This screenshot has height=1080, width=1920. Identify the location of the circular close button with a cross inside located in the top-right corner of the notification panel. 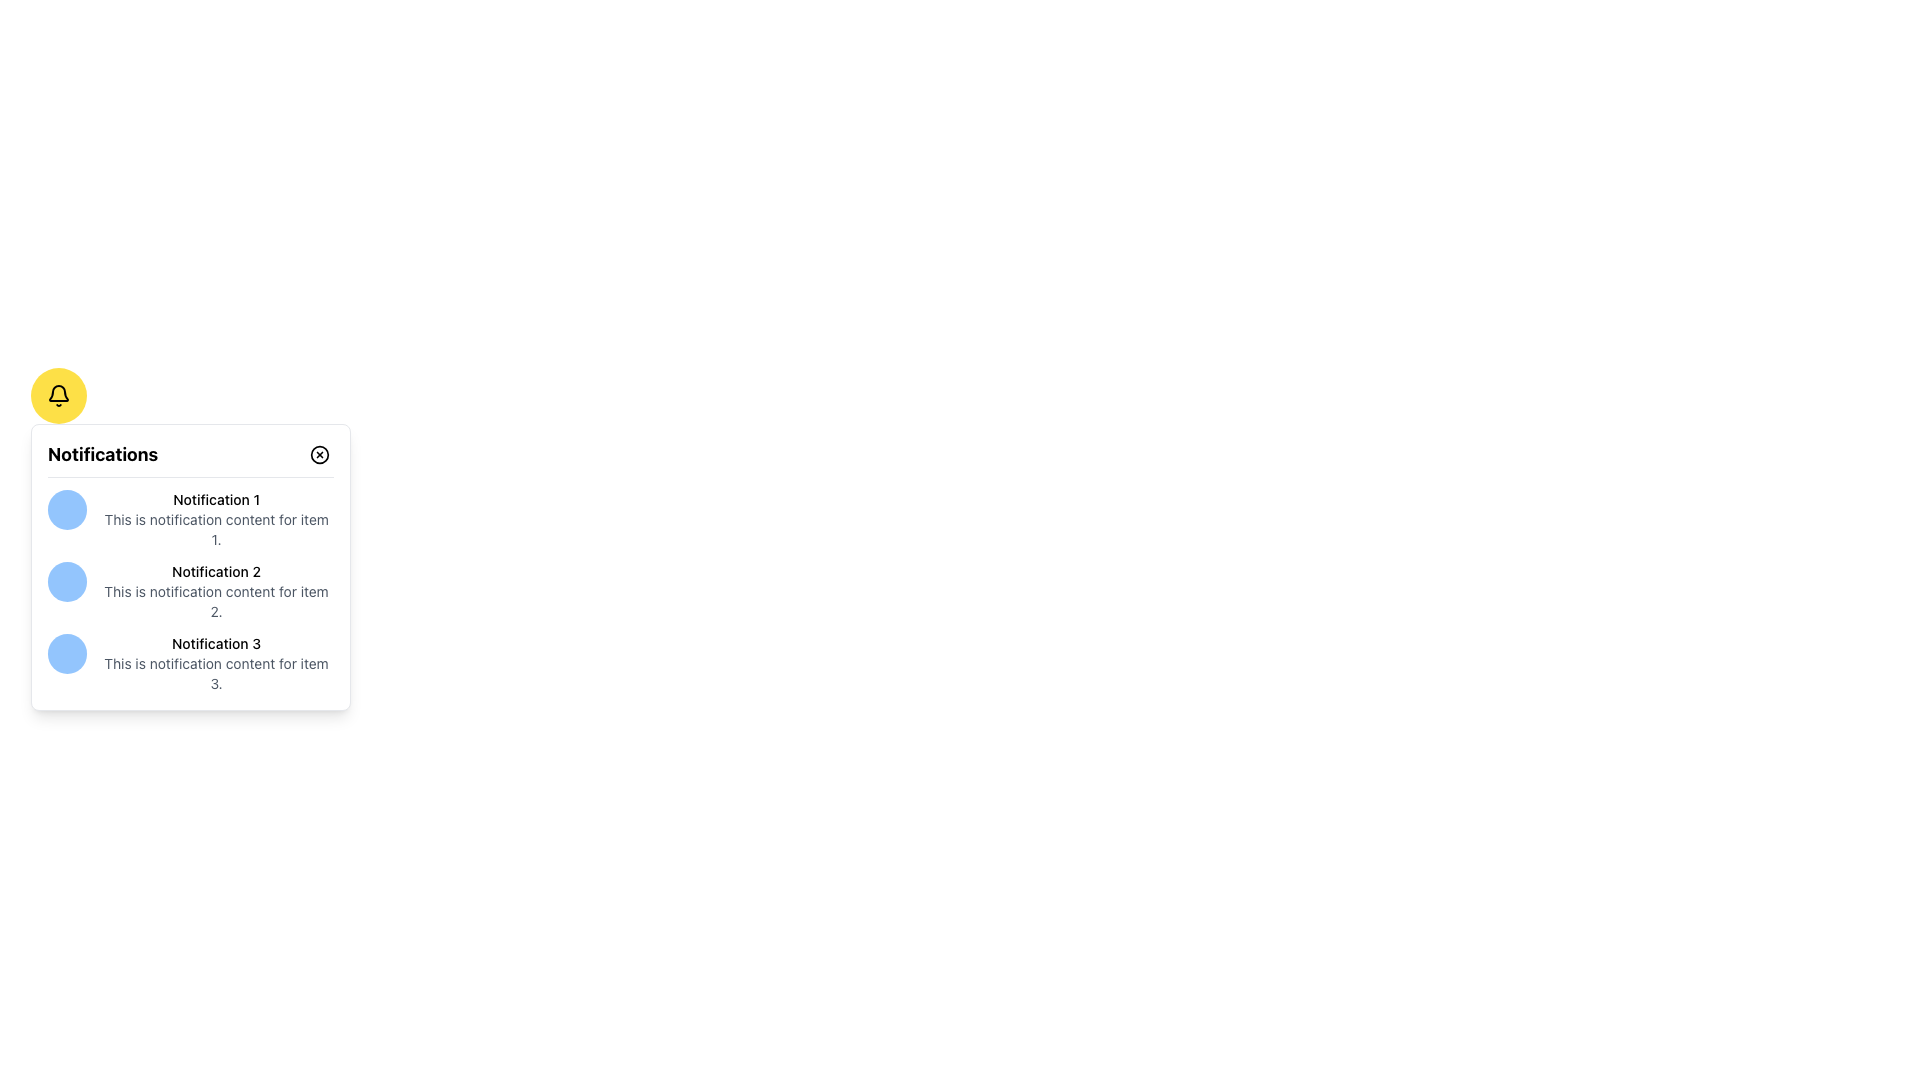
(320, 455).